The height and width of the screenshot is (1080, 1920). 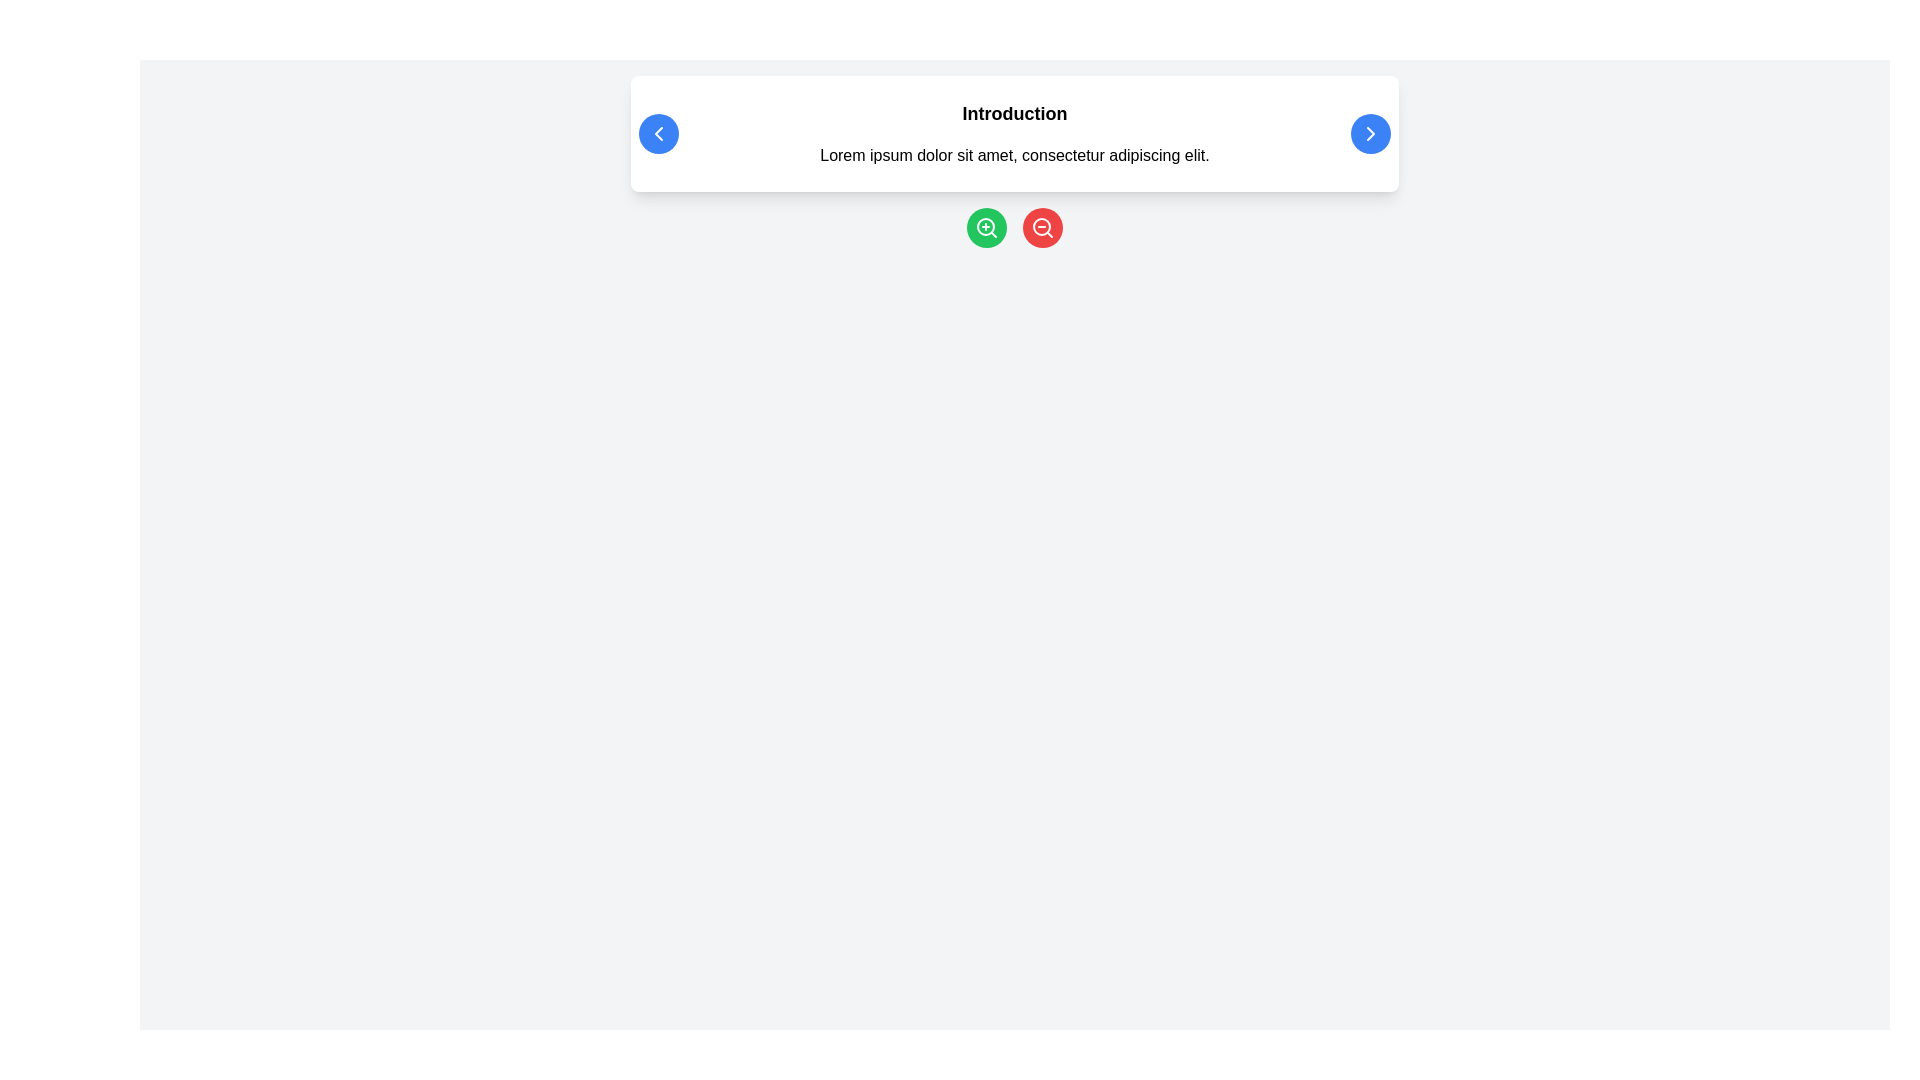 What do you see at coordinates (1370, 134) in the screenshot?
I see `the chevron icon within the circular button at the right end of the card` at bounding box center [1370, 134].